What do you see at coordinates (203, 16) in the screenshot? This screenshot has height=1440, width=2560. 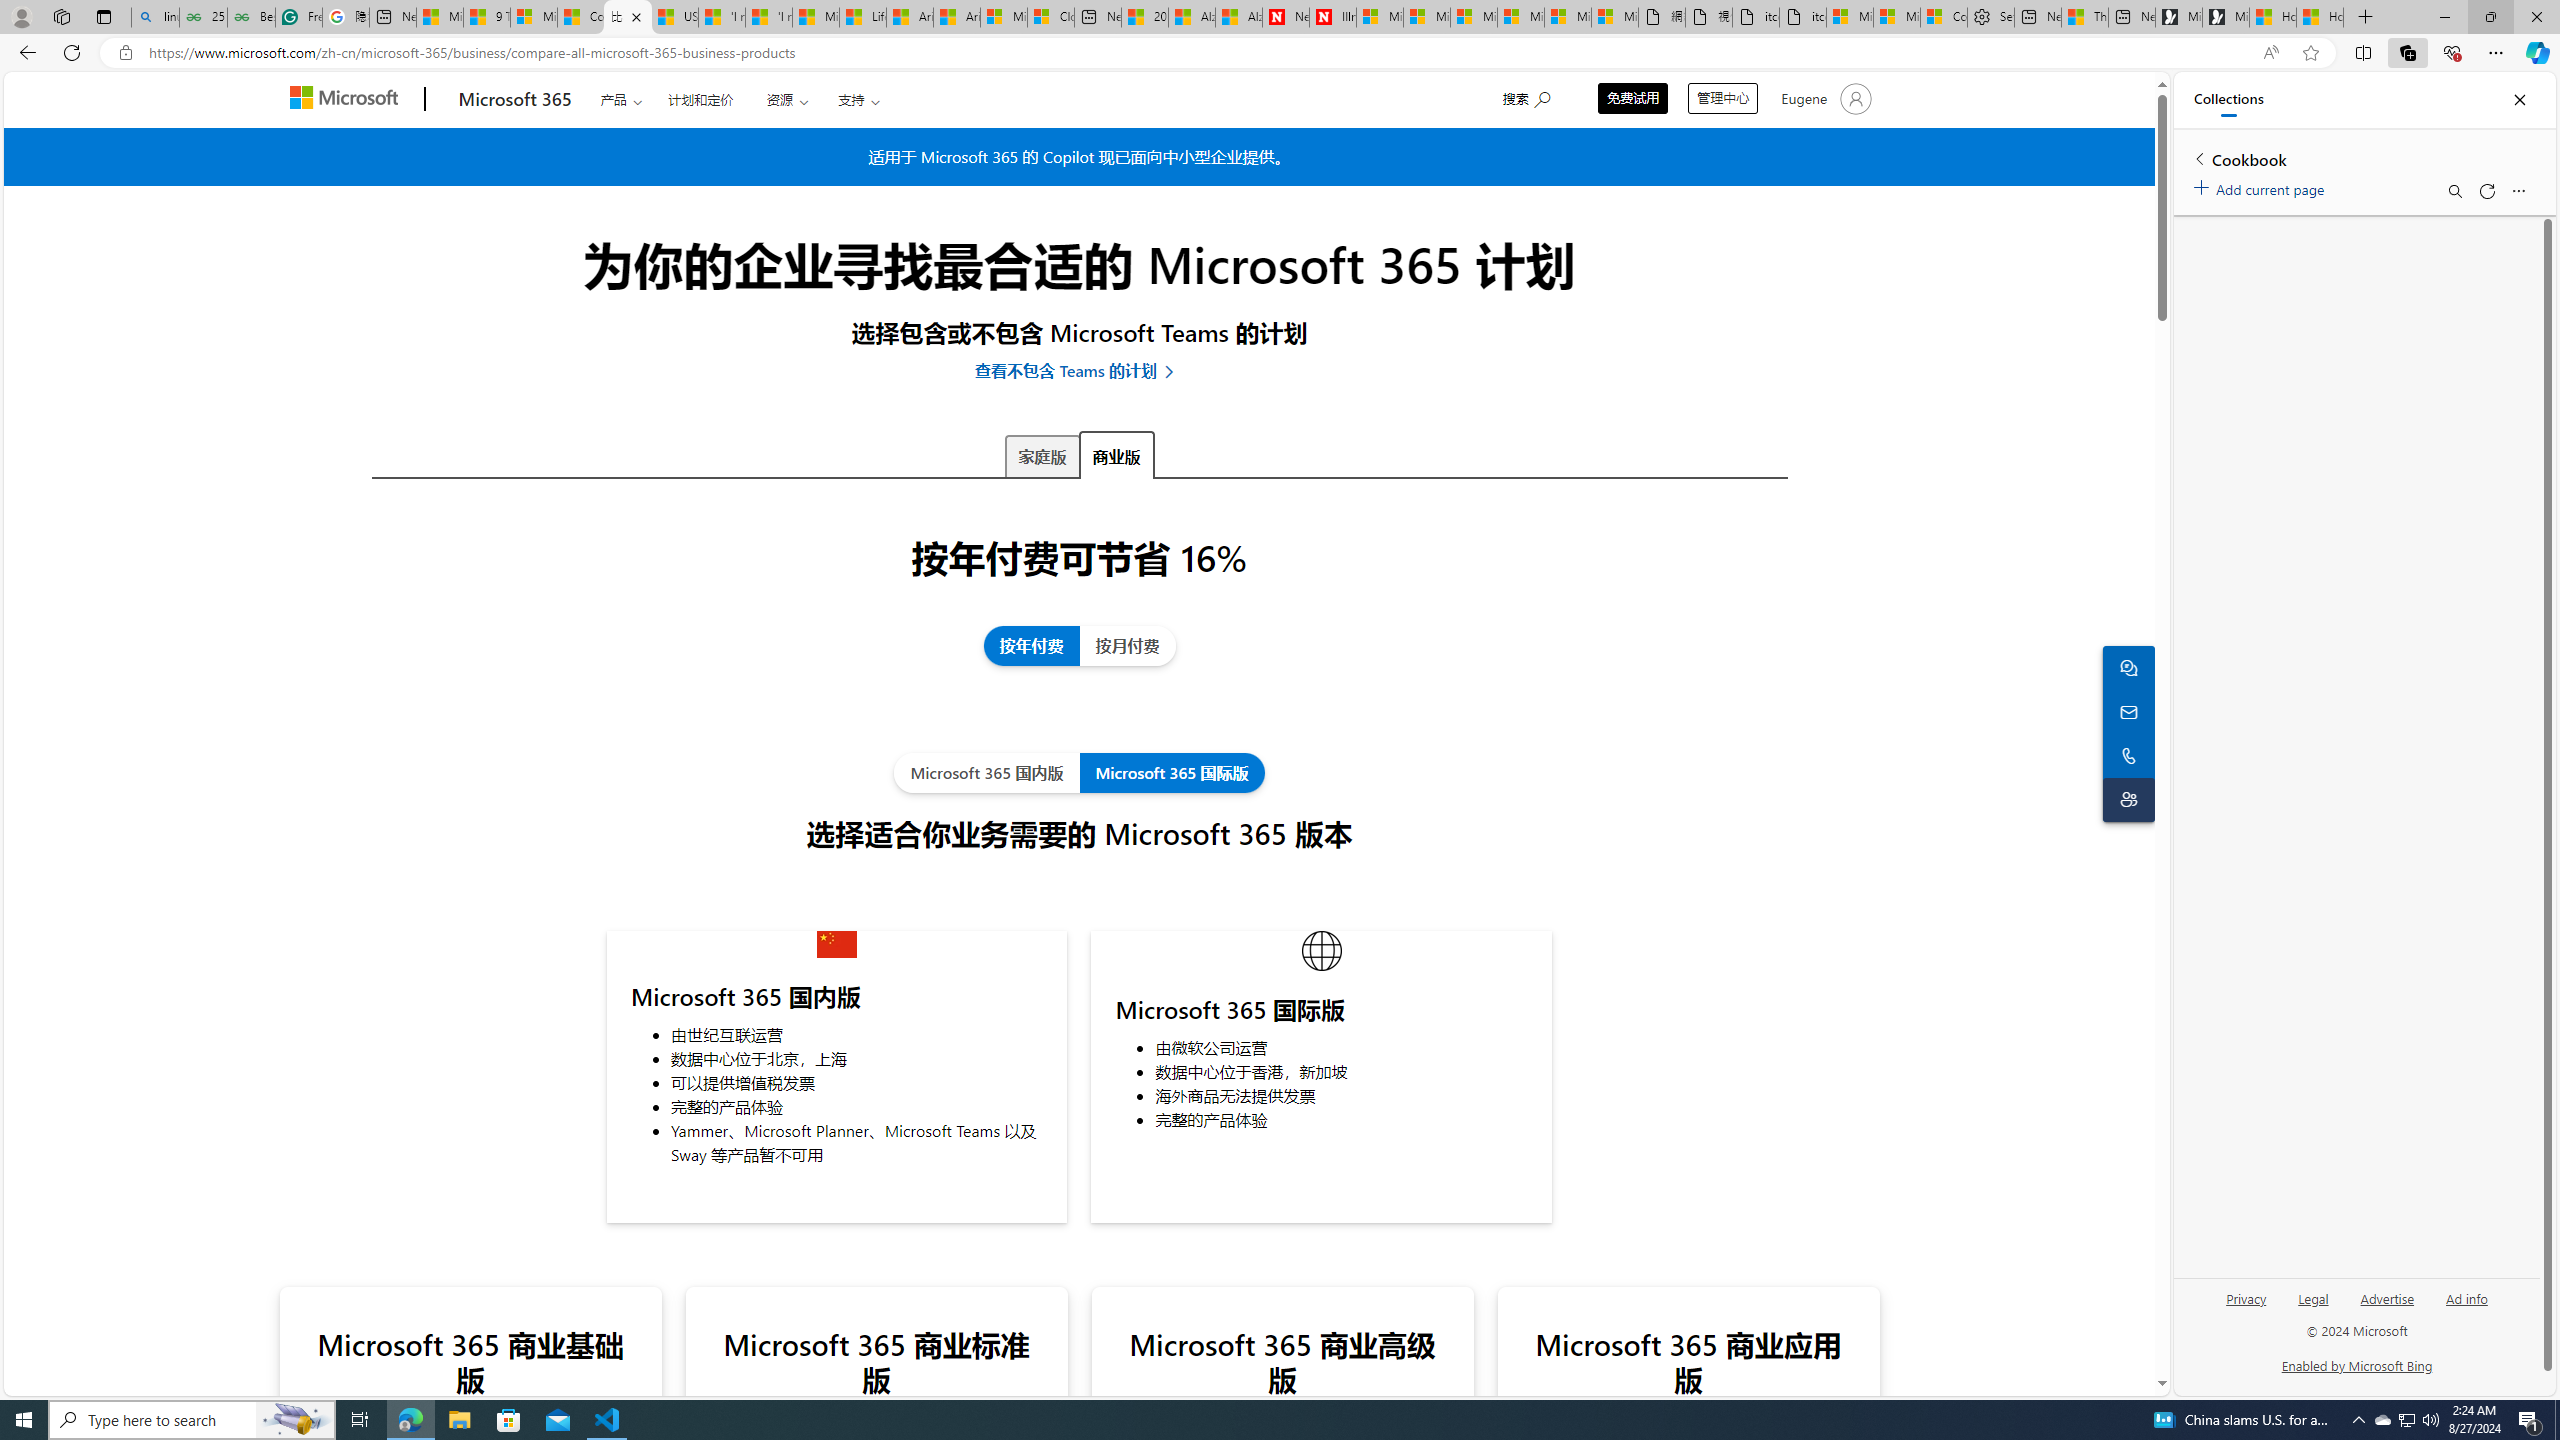 I see `'25 Basic Linux Commands For Beginners - GeeksforGeeks'` at bounding box center [203, 16].